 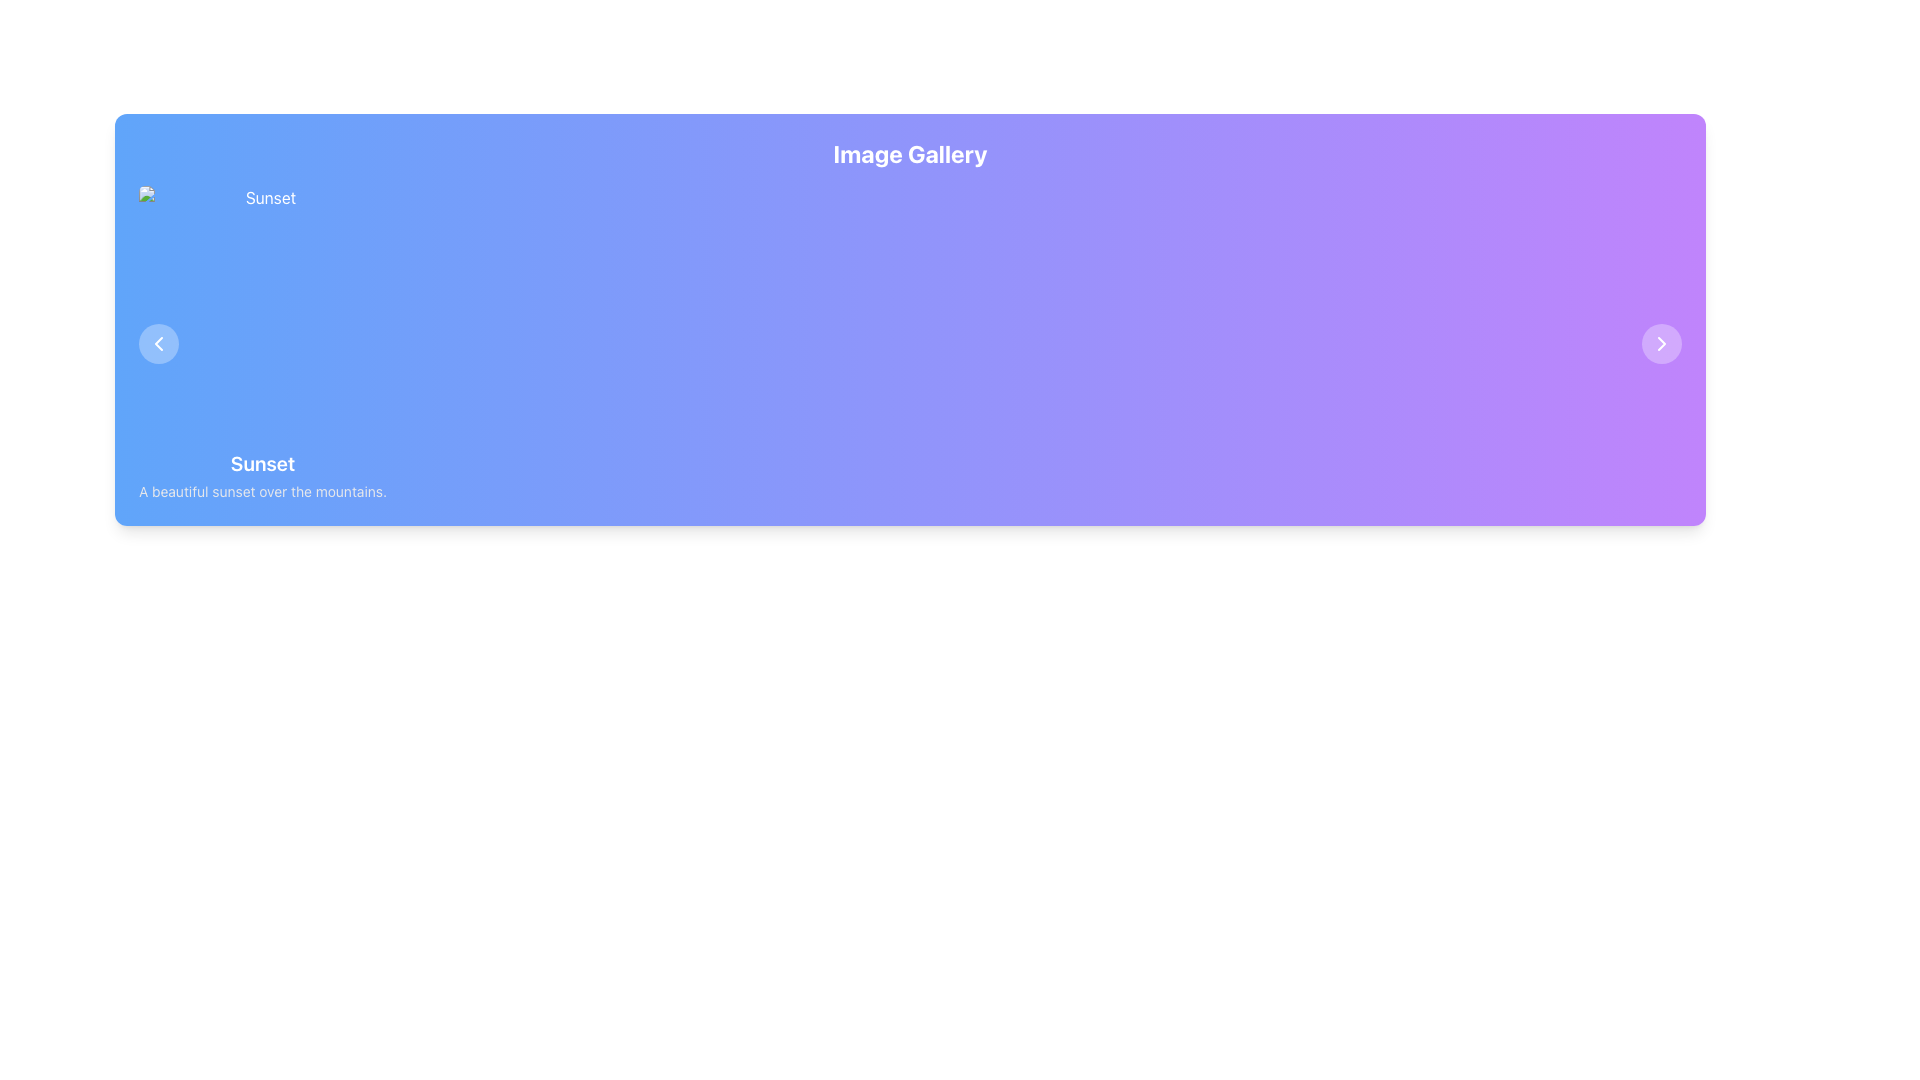 What do you see at coordinates (157, 342) in the screenshot?
I see `the circular button with a semi-transparent white background and a left-facing chevron icon` at bounding box center [157, 342].